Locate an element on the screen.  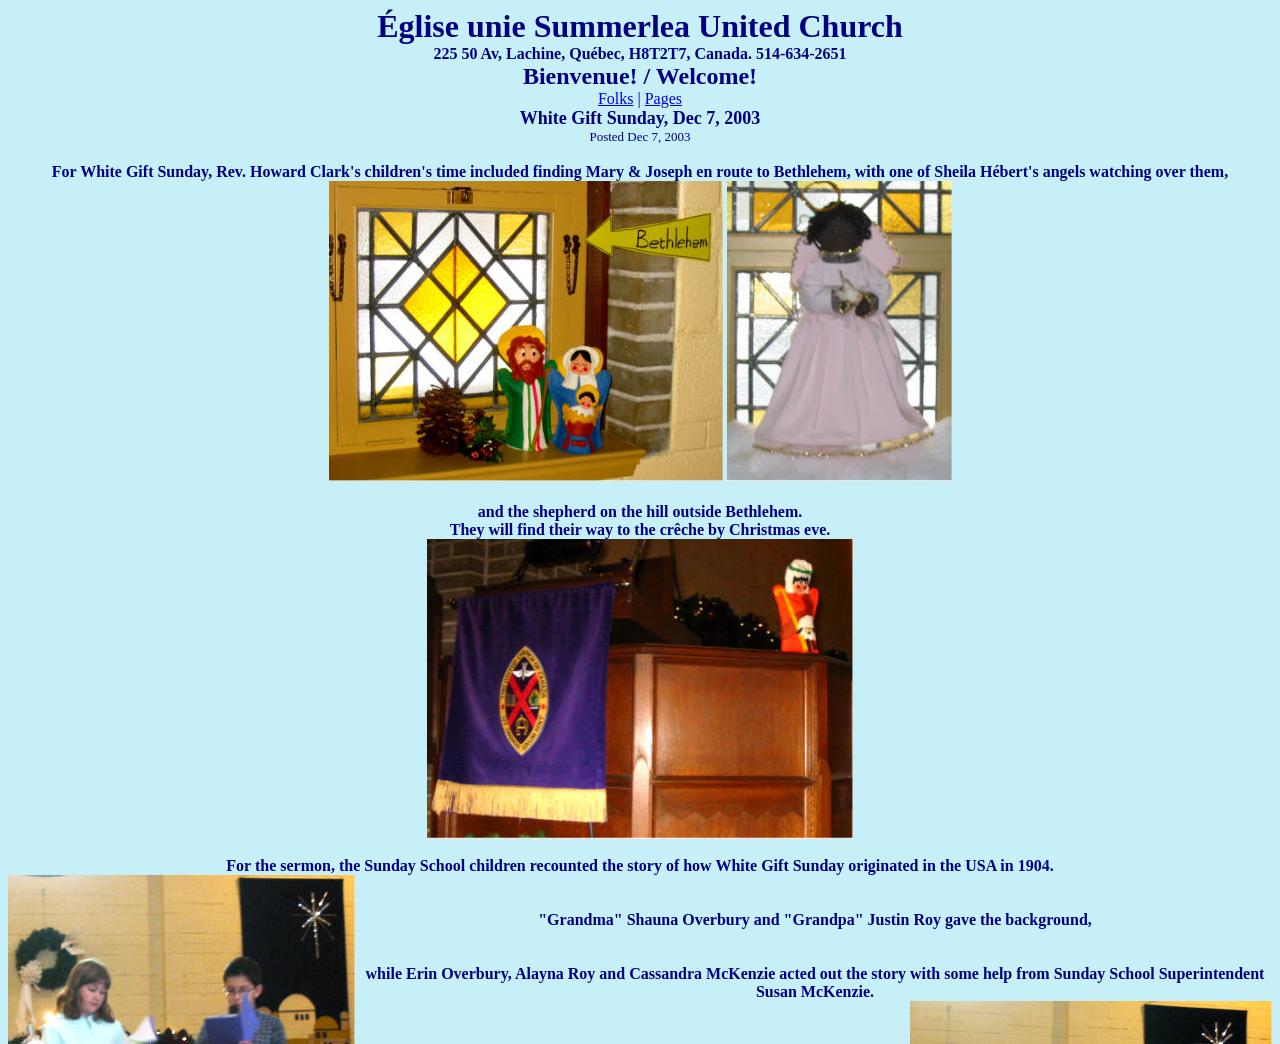
'225 50 Av, Lachine, Québec, H8T2T7, Canada. 514-634-2651' is located at coordinates (638, 52).